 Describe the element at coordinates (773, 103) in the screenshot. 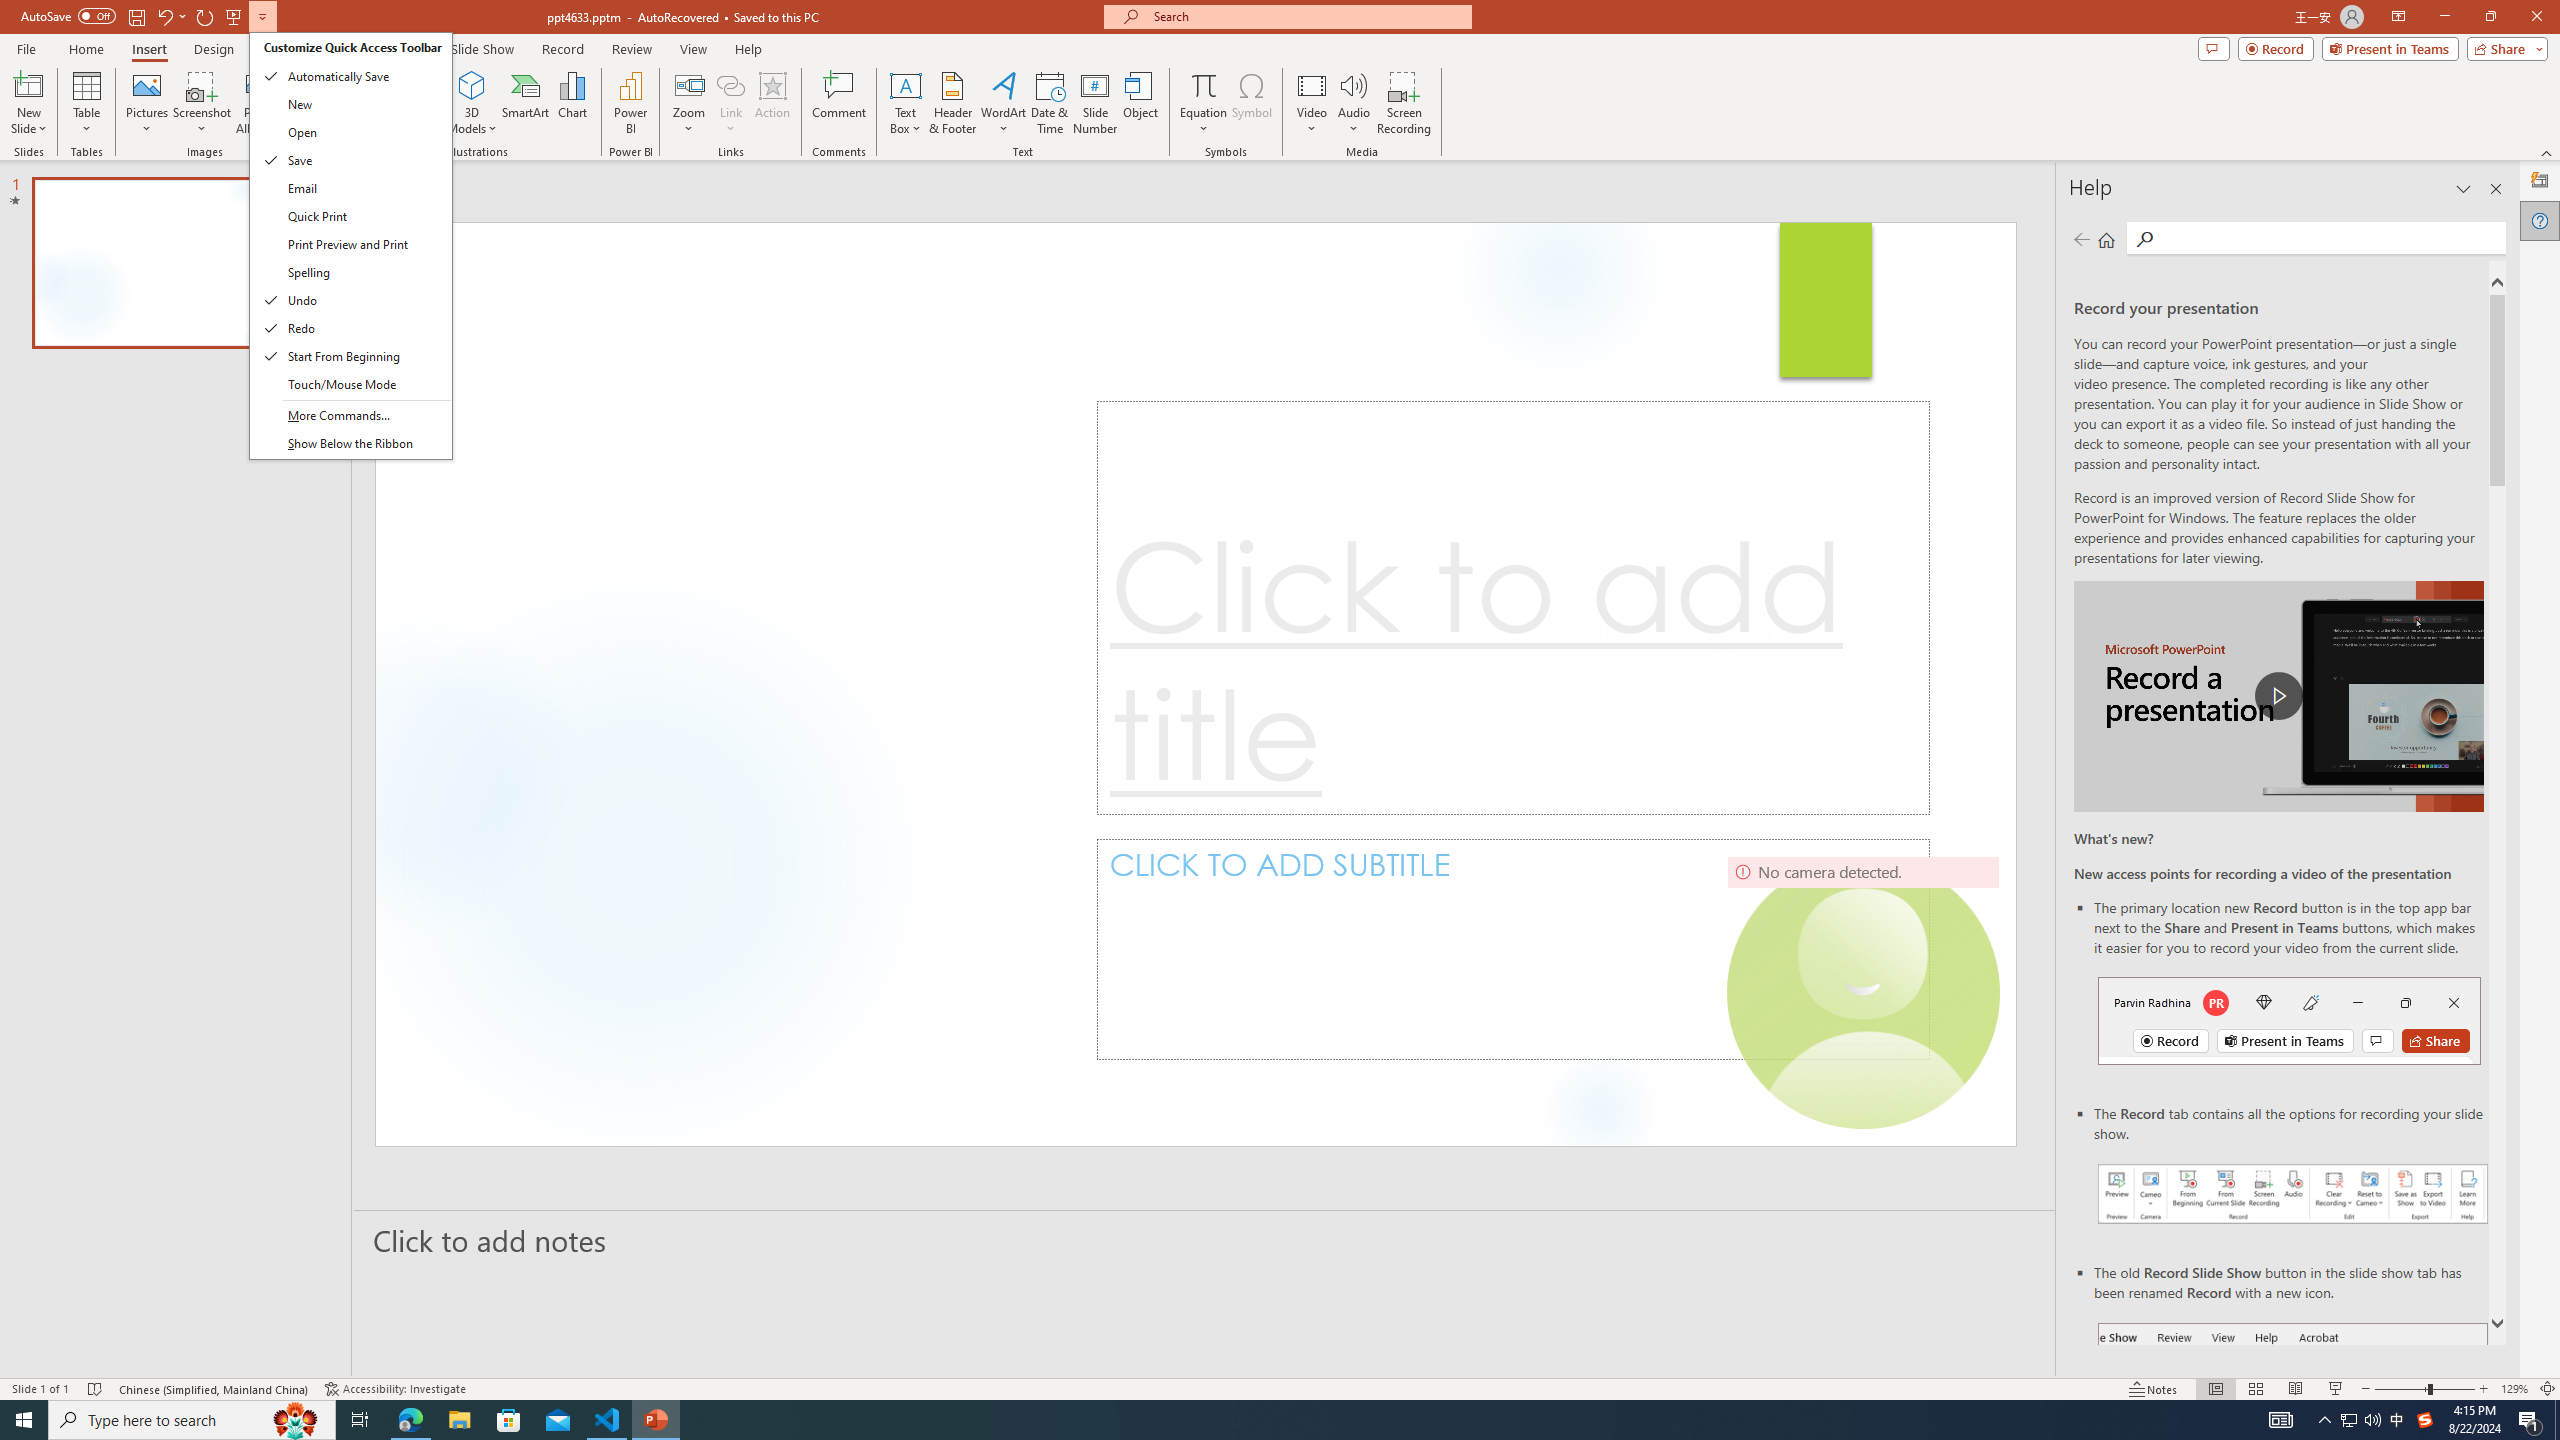

I see `'Action'` at that location.